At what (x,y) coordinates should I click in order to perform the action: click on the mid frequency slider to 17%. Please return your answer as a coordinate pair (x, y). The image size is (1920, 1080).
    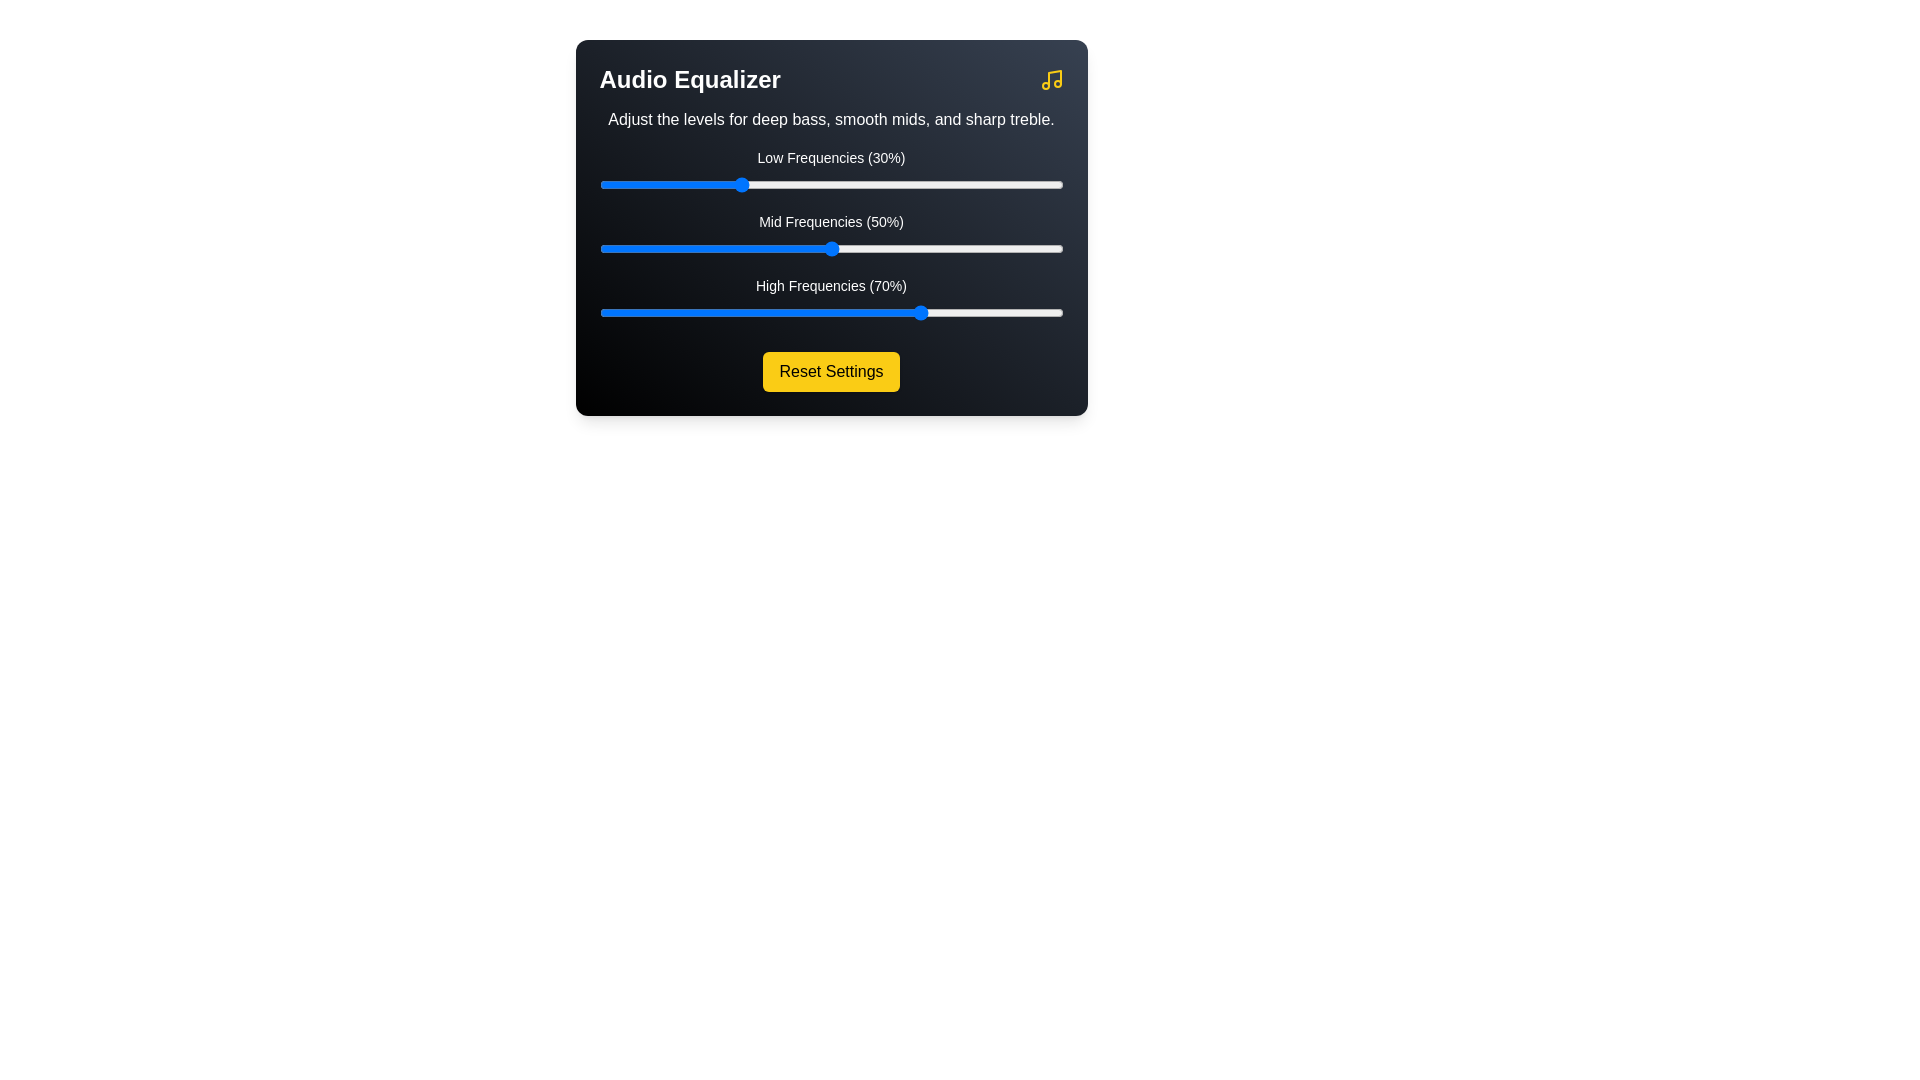
    Looking at the image, I should click on (678, 248).